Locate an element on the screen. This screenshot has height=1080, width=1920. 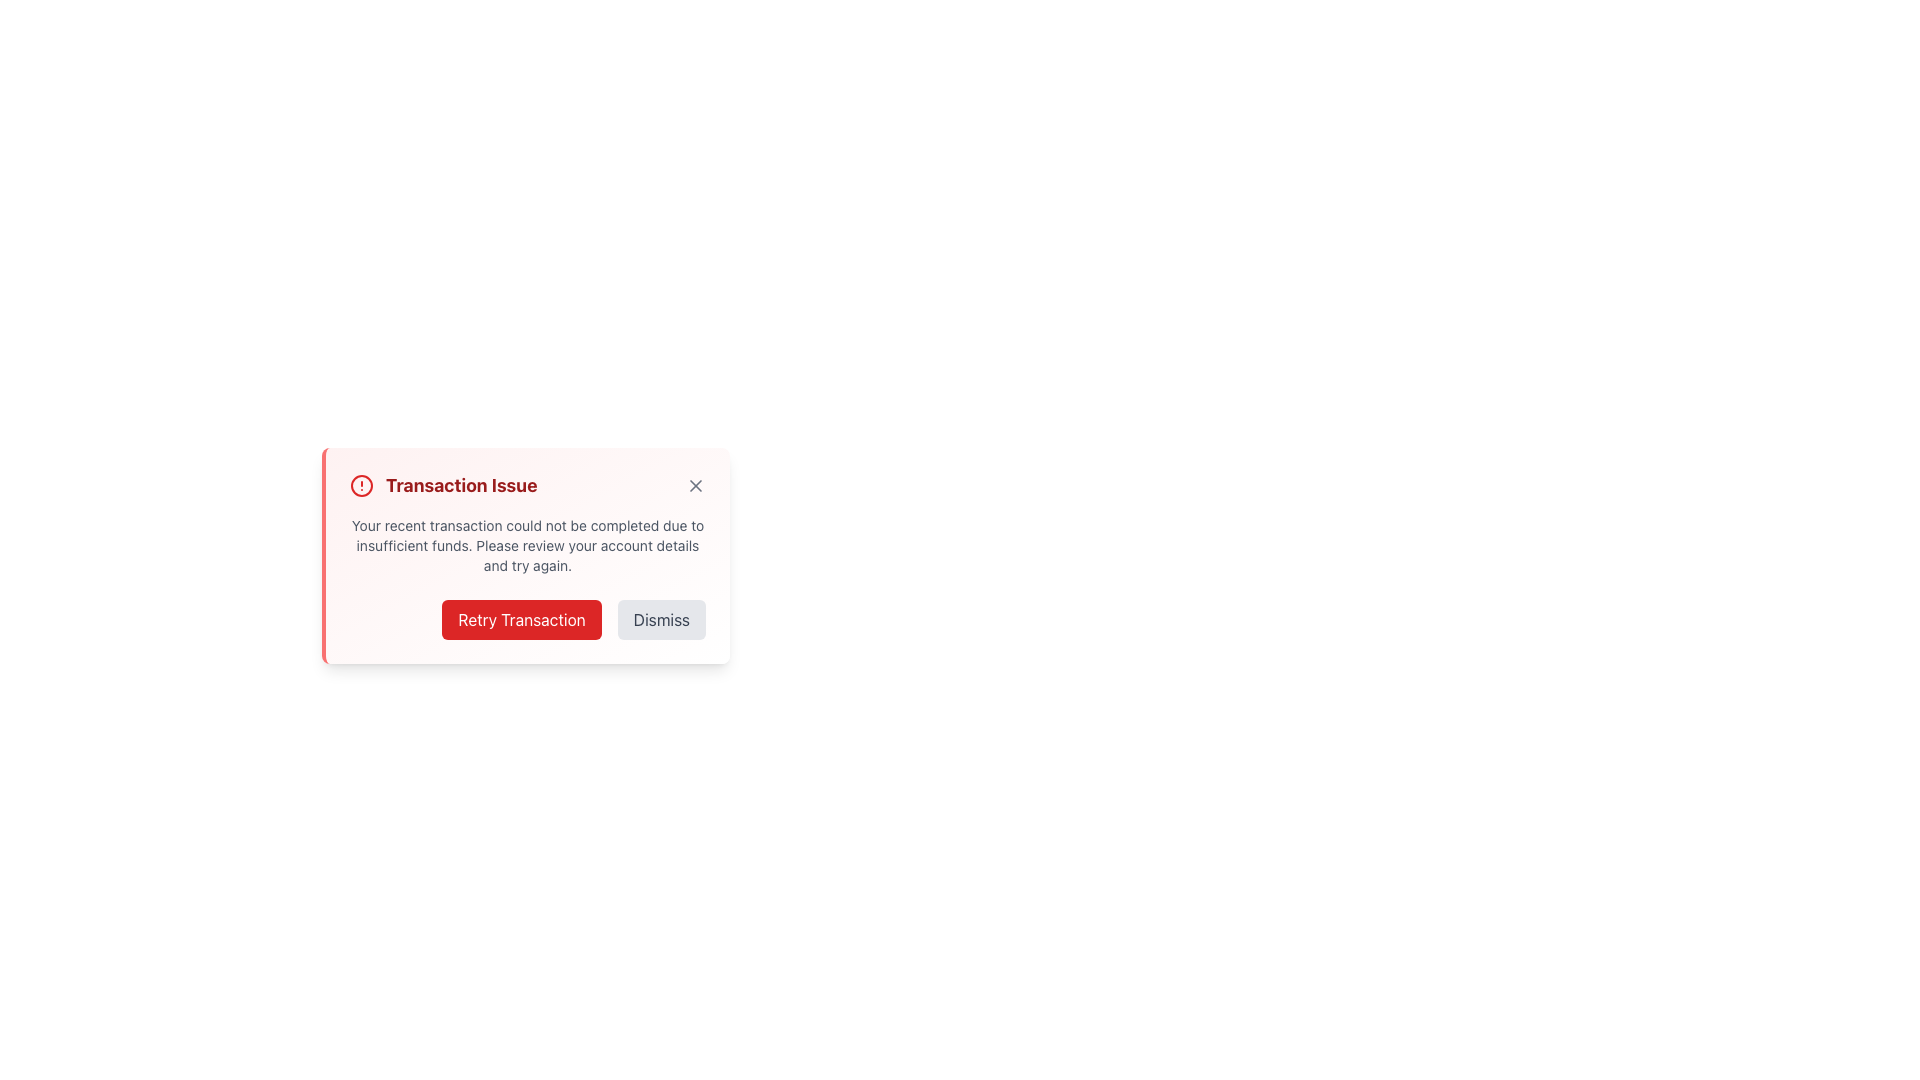
the close button located at the top-right corner of the alert box is located at coordinates (696, 486).